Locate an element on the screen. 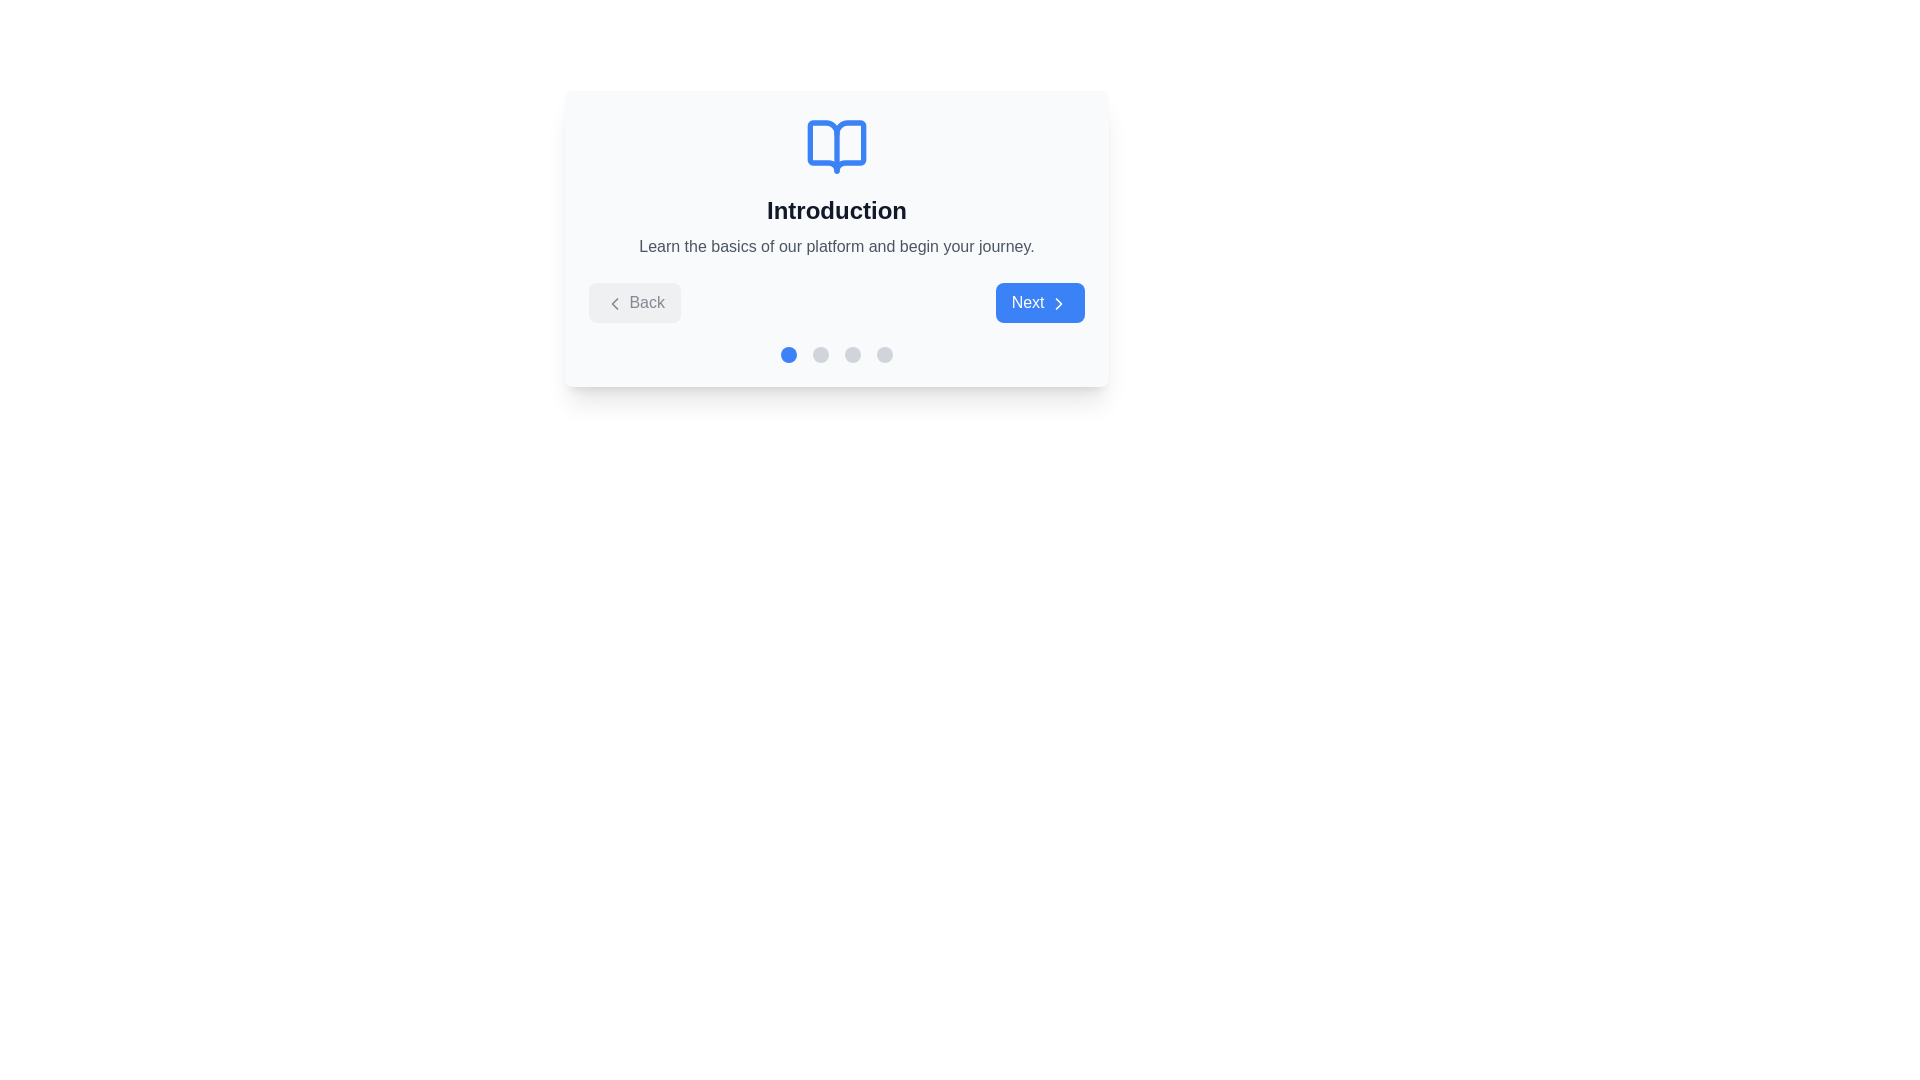 The width and height of the screenshot is (1920, 1080). the 'Back' button, which has a light gray background, rounded corners, and a left-facing arrow icon is located at coordinates (633, 303).